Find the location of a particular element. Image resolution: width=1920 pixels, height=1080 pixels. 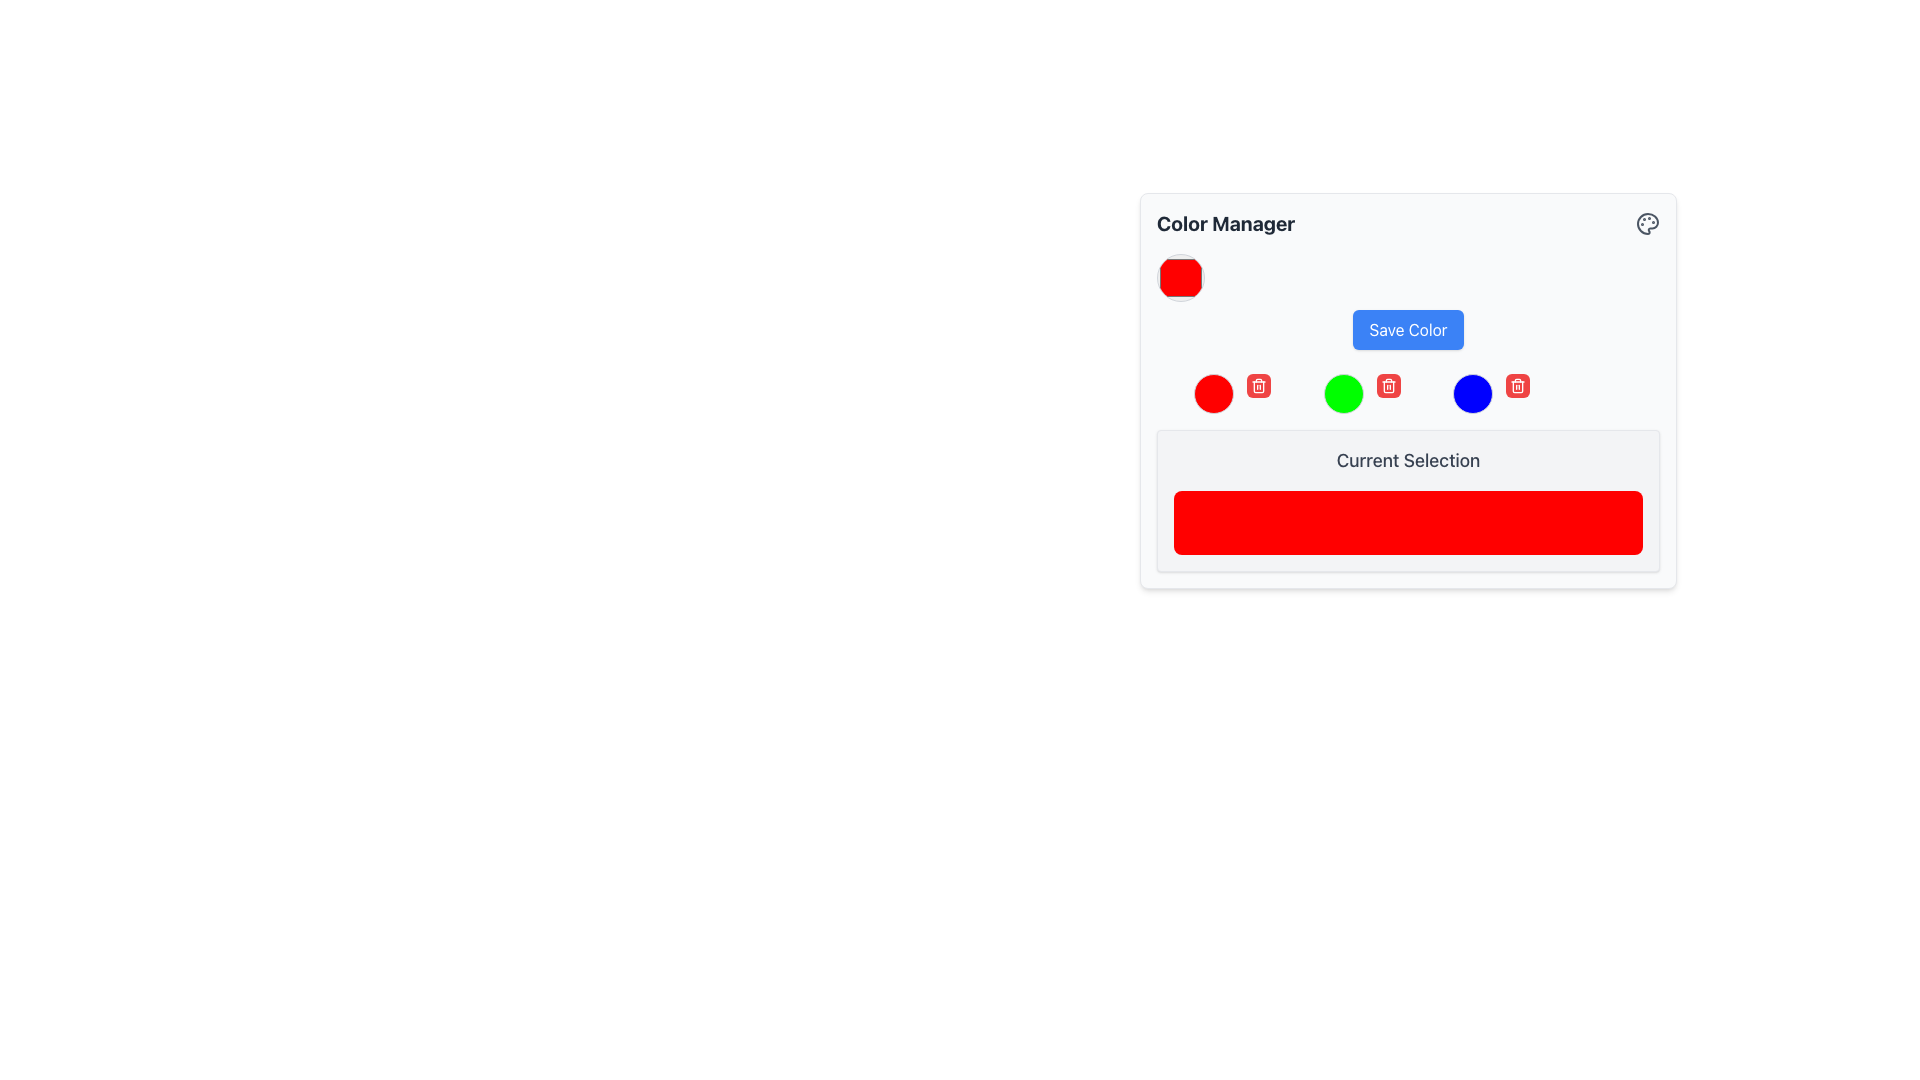

the trash icon with a red background and white line art style is located at coordinates (1517, 385).